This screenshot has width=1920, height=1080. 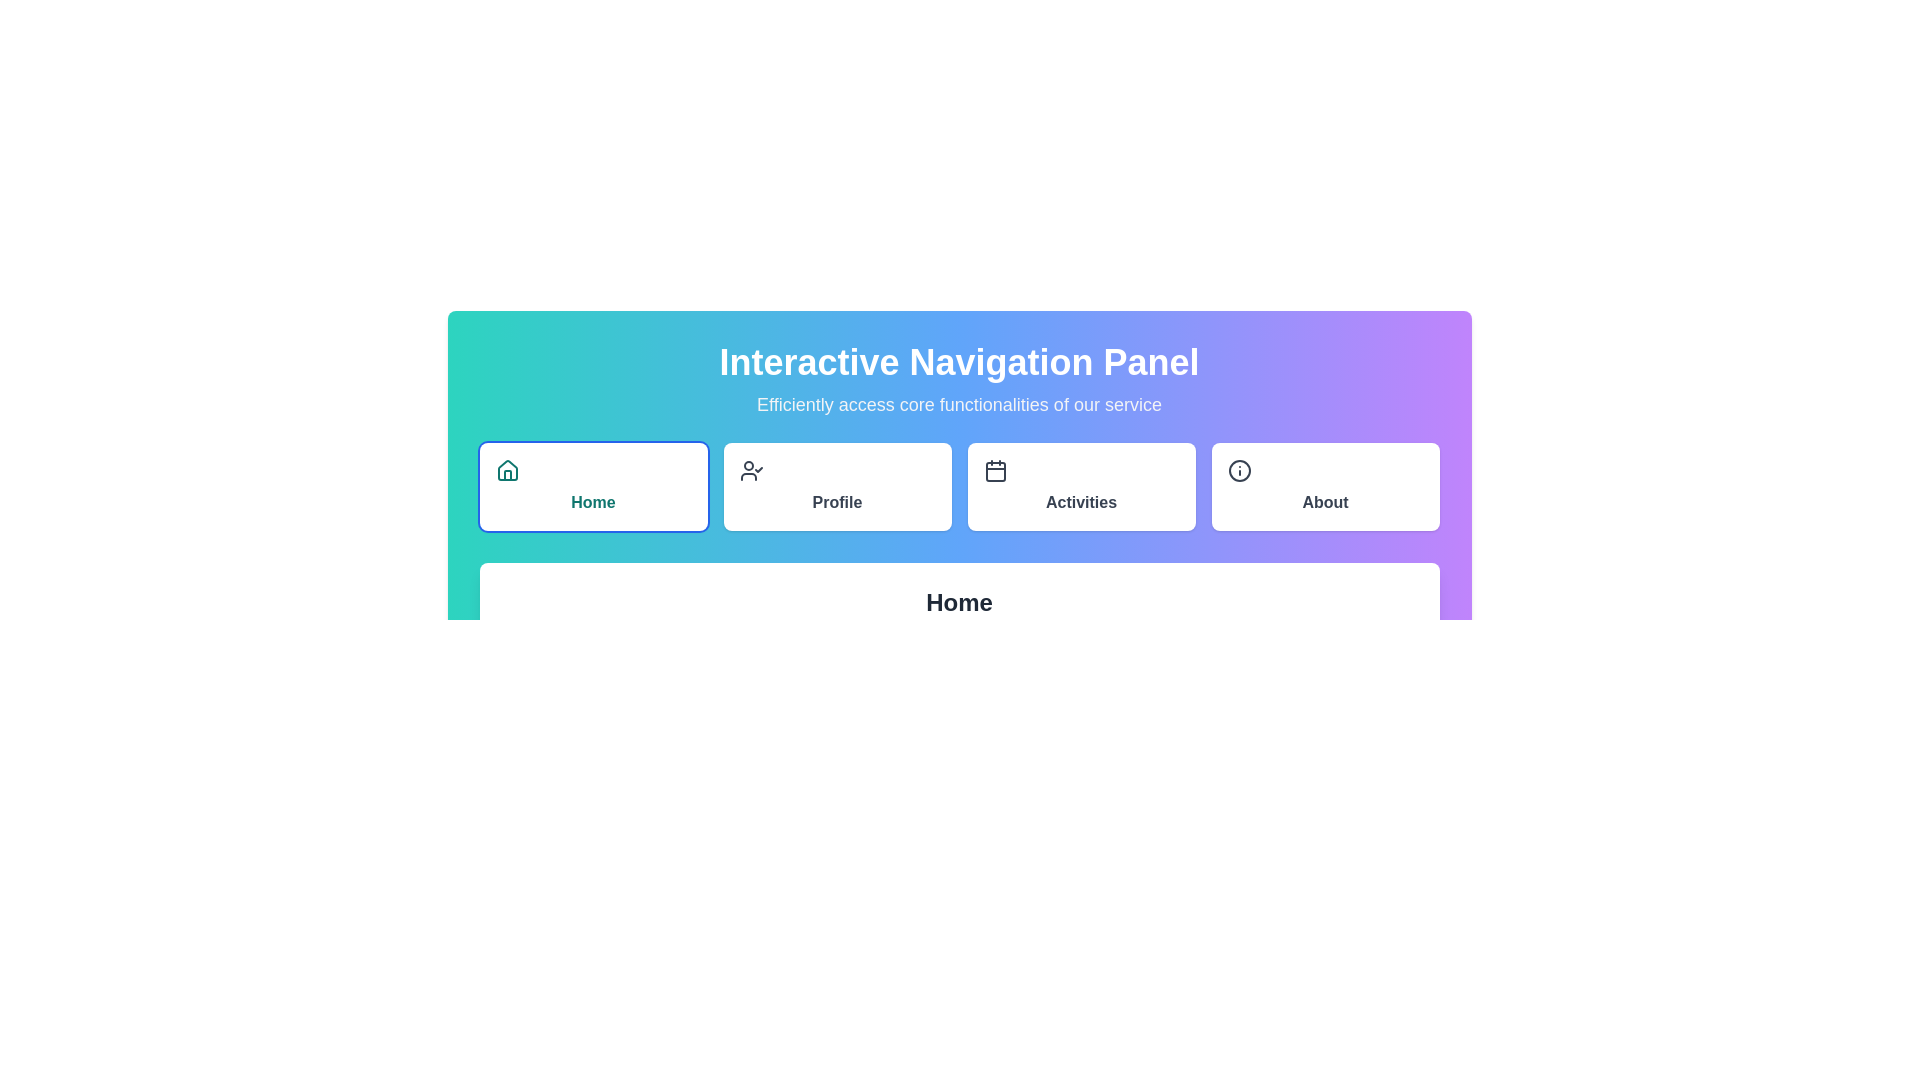 I want to click on the 'About' button, which is the fourth button in the top-right corner of the main navigation panel, to observe style changes, so click(x=1325, y=486).